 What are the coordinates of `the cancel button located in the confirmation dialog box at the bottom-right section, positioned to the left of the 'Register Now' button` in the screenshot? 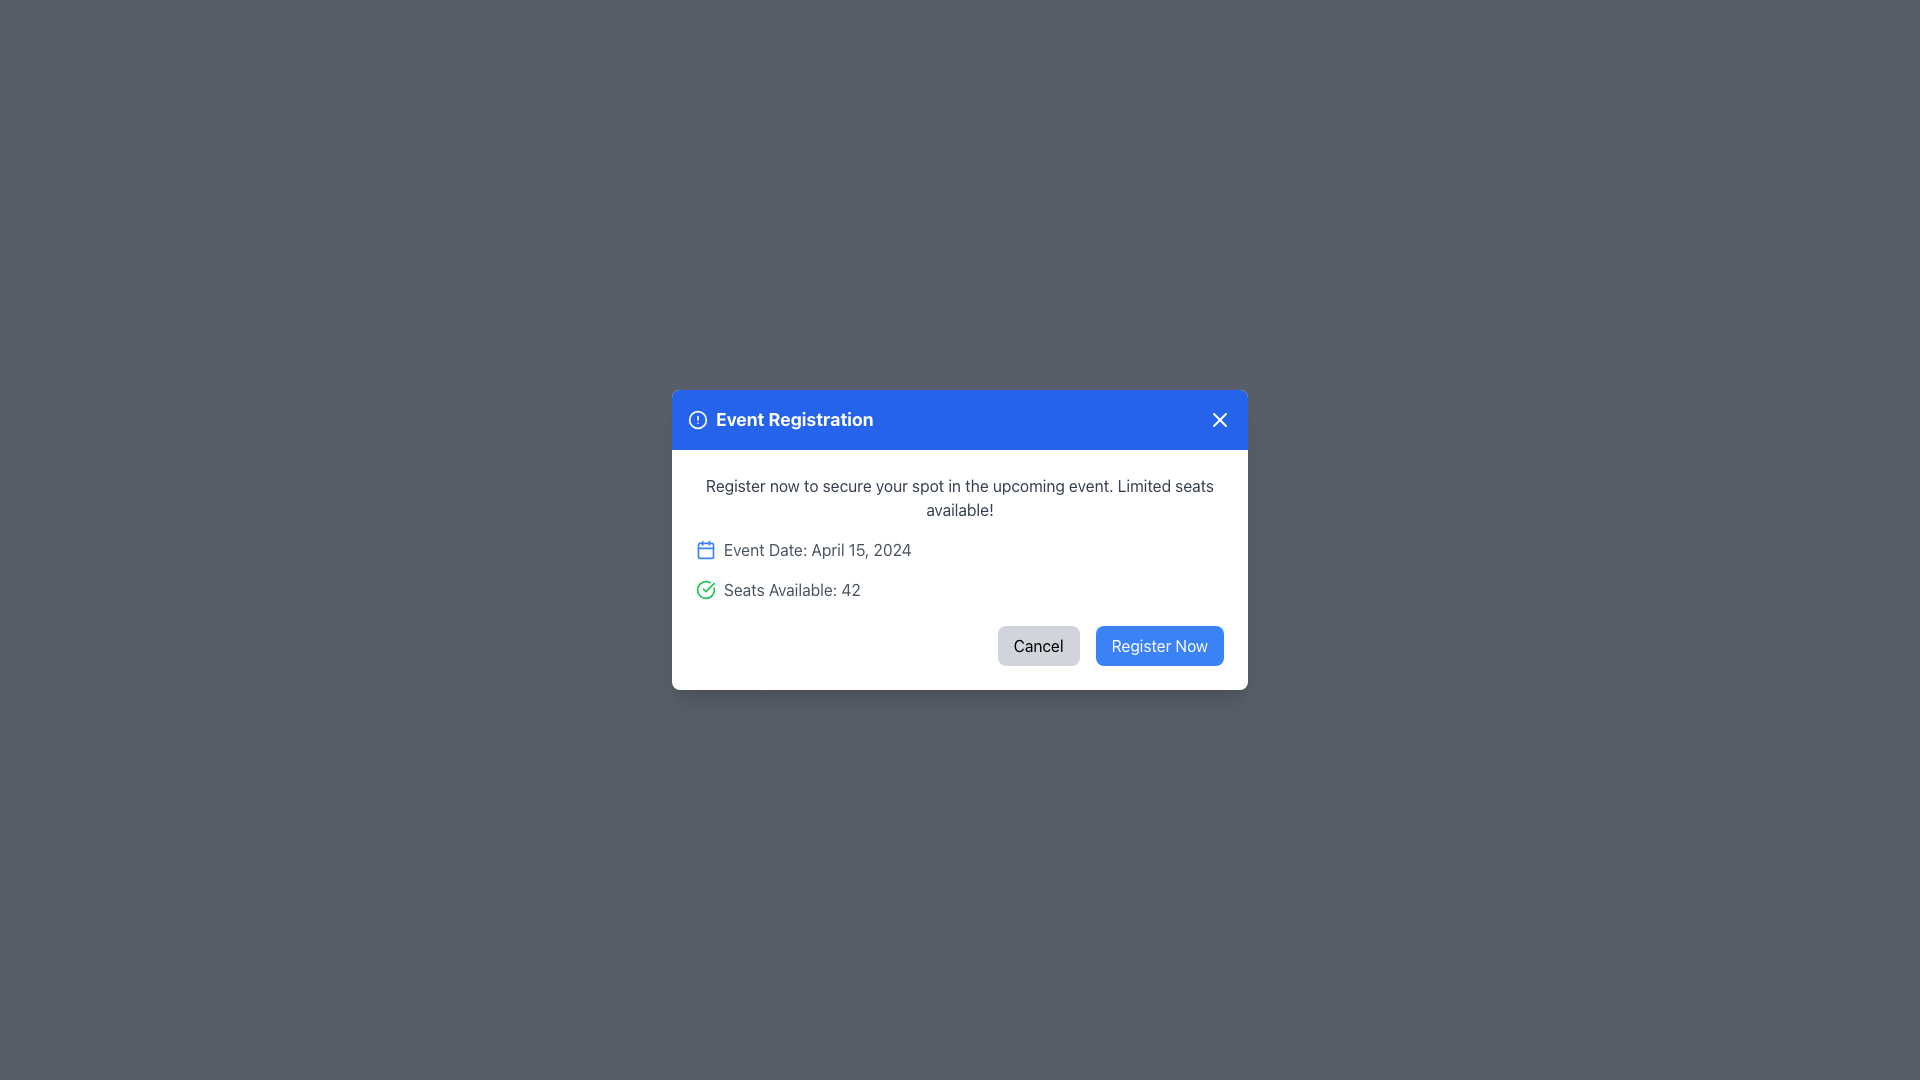 It's located at (1038, 645).